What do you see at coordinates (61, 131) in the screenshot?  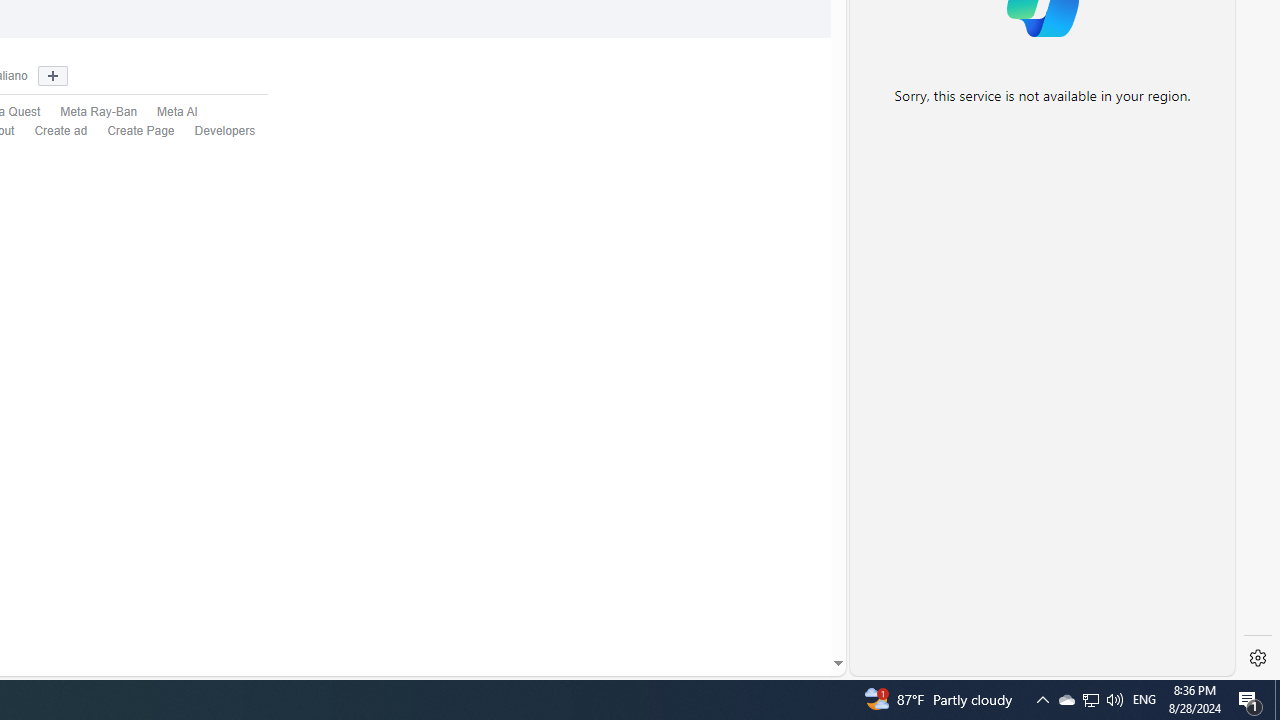 I see `'Create ad'` at bounding box center [61, 131].